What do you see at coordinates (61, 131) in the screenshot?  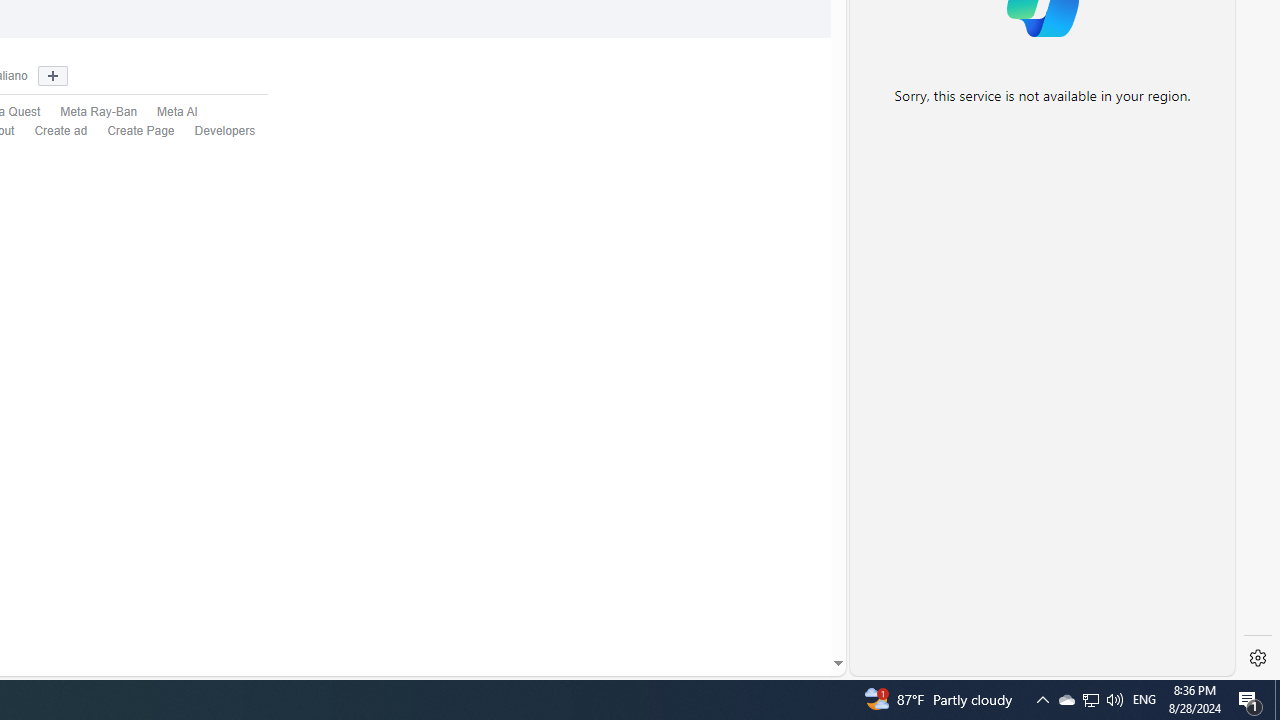 I see `'Create ad'` at bounding box center [61, 131].